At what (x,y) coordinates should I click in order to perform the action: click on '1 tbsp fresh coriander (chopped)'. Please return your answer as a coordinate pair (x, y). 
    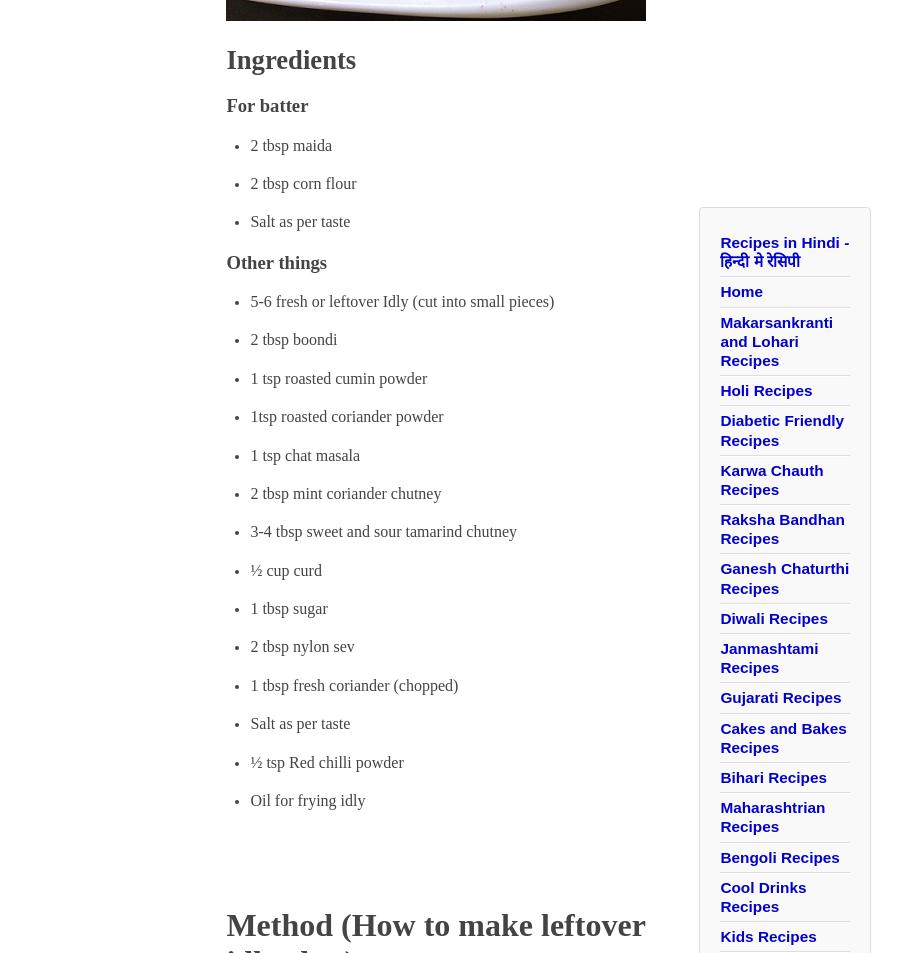
    Looking at the image, I should click on (353, 684).